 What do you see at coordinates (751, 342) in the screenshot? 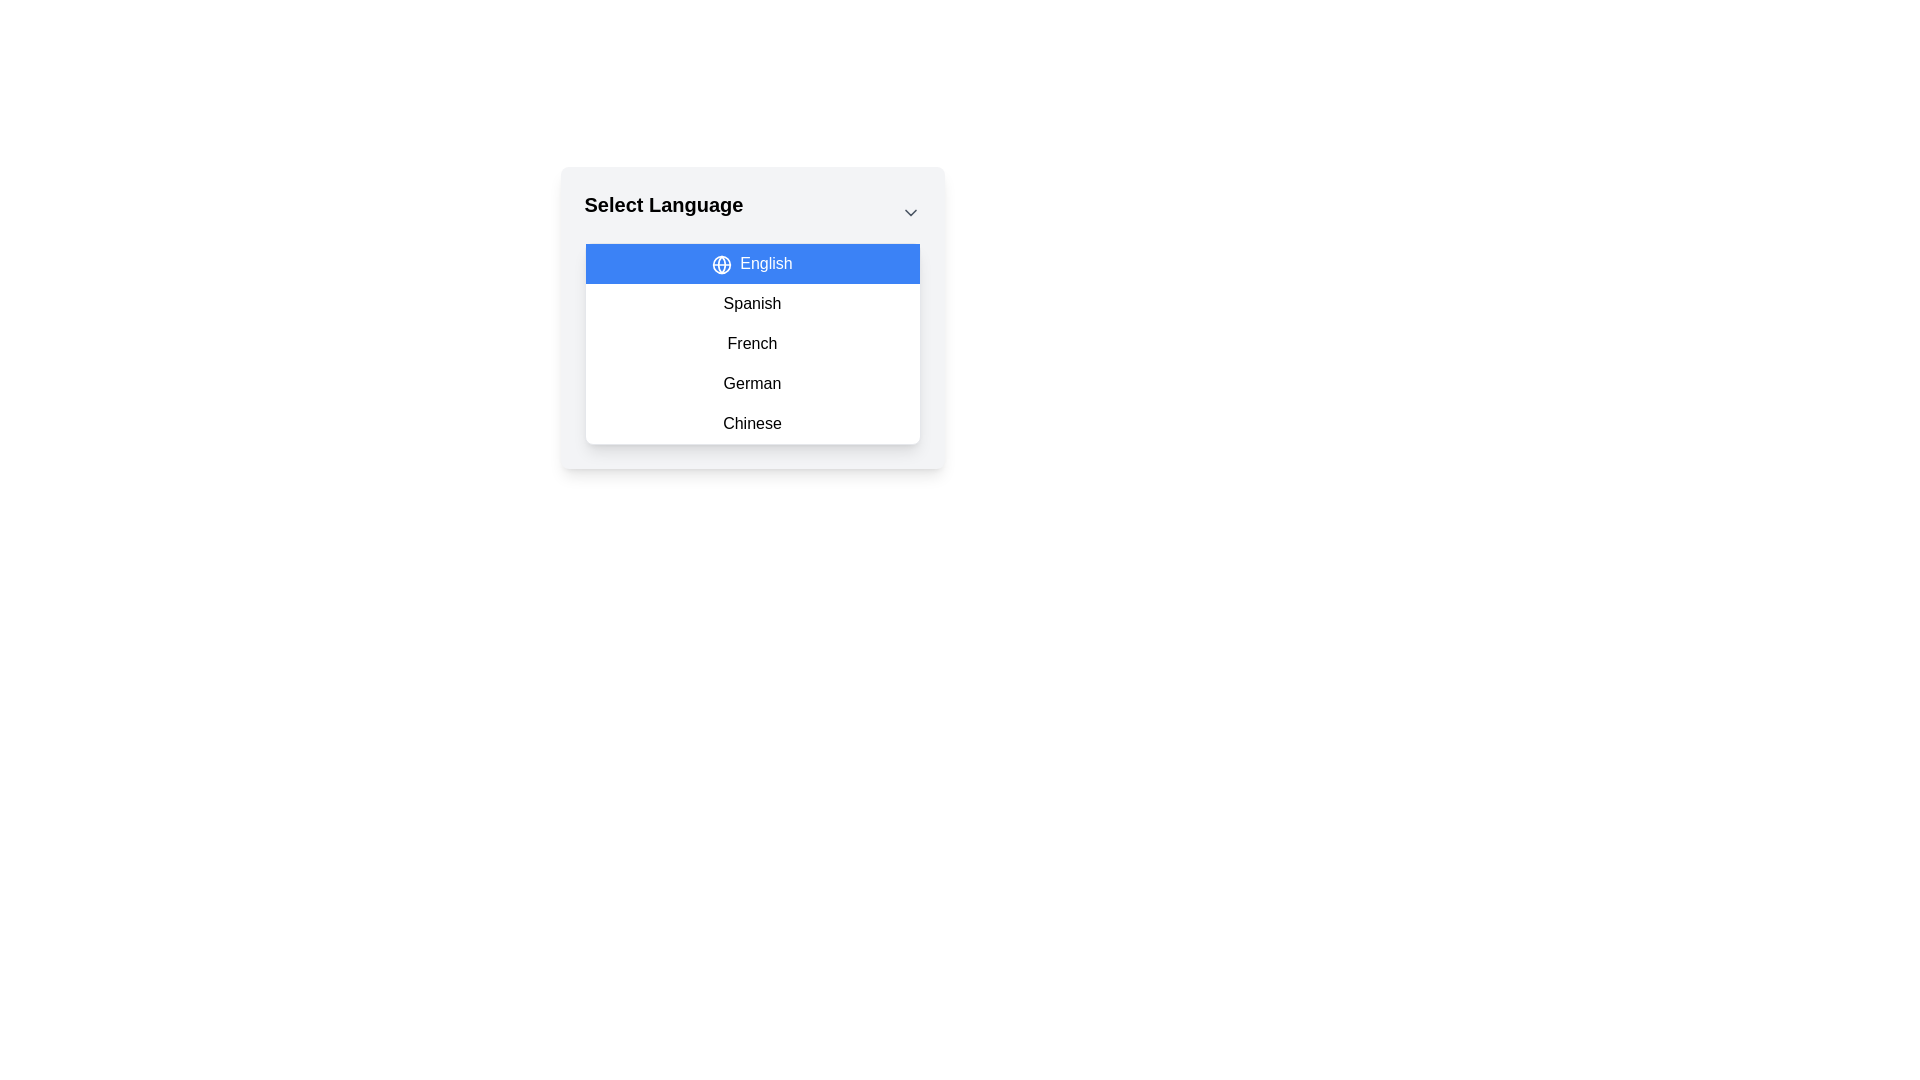
I see `to select the list item labeled 'French' within the dropdown menu, which is the third item from the top` at bounding box center [751, 342].